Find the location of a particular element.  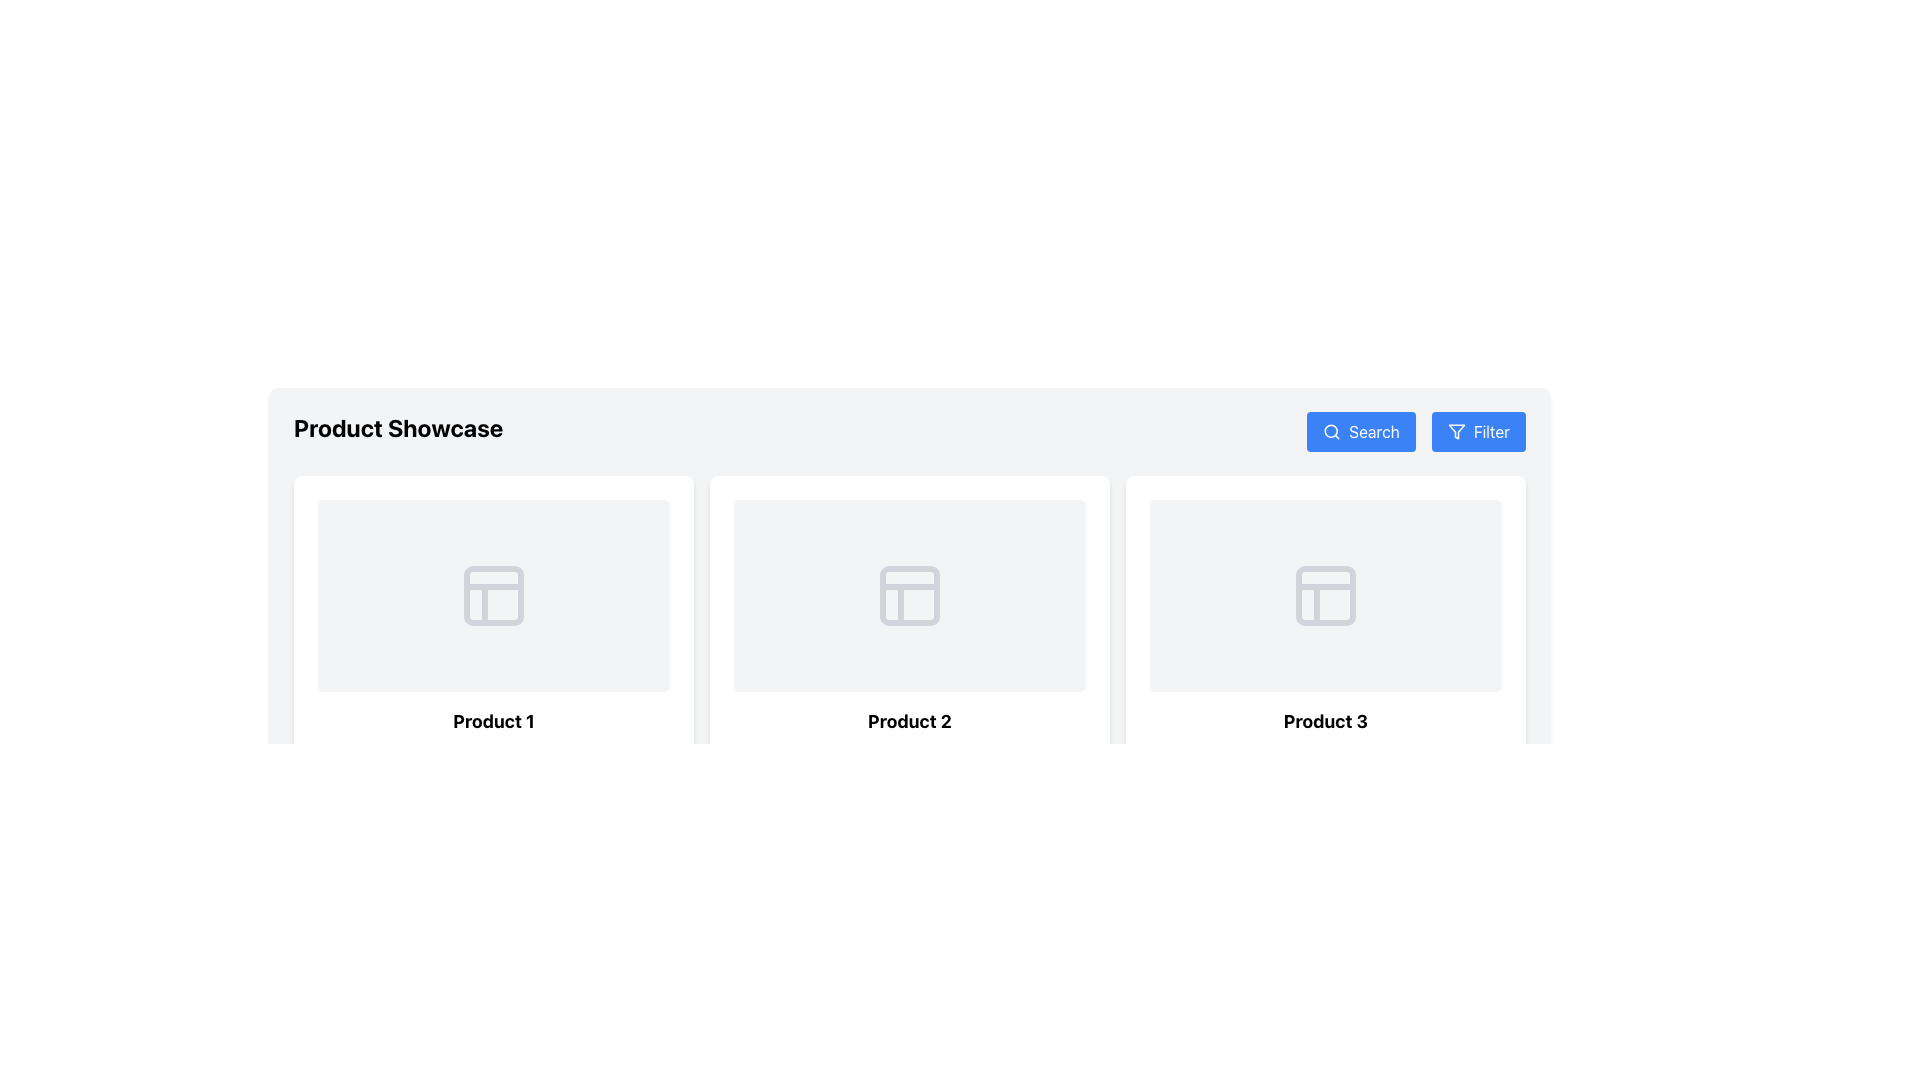

the small search icon, which is part of the 'Search' button located at the top-right of the interface is located at coordinates (1332, 431).